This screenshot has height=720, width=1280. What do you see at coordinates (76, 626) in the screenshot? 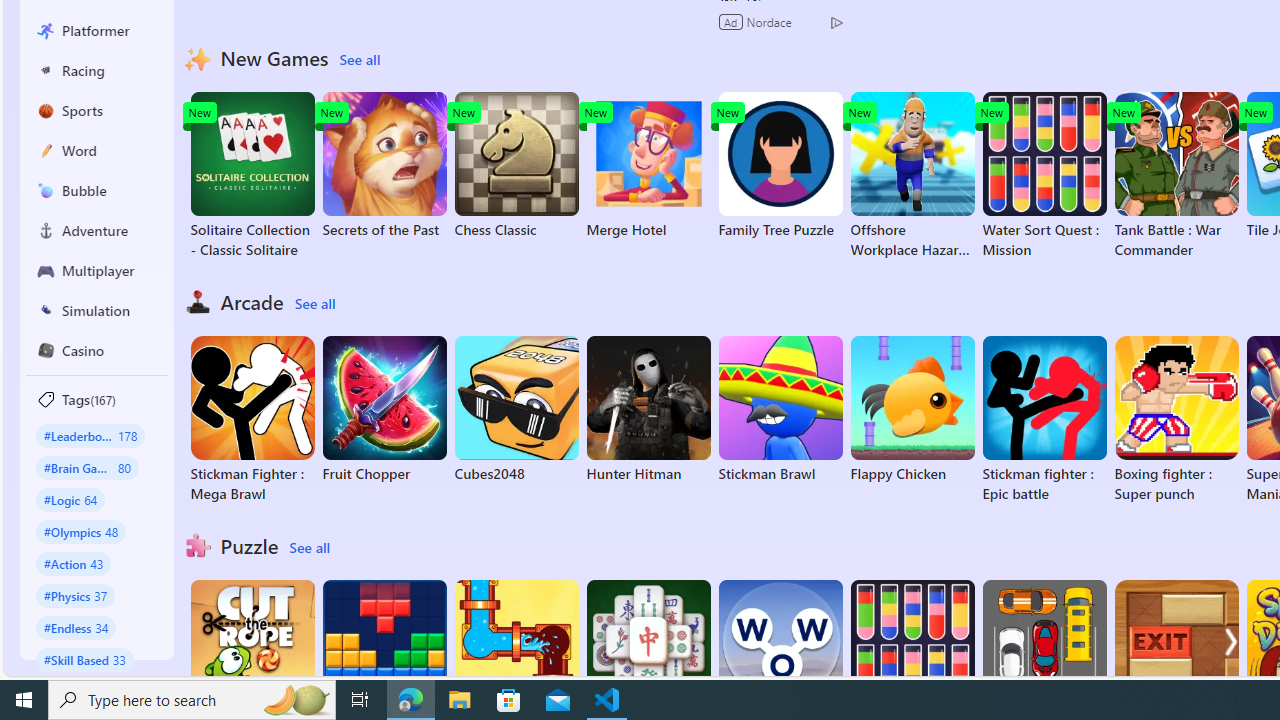
I see `'#Endless 34'` at bounding box center [76, 626].